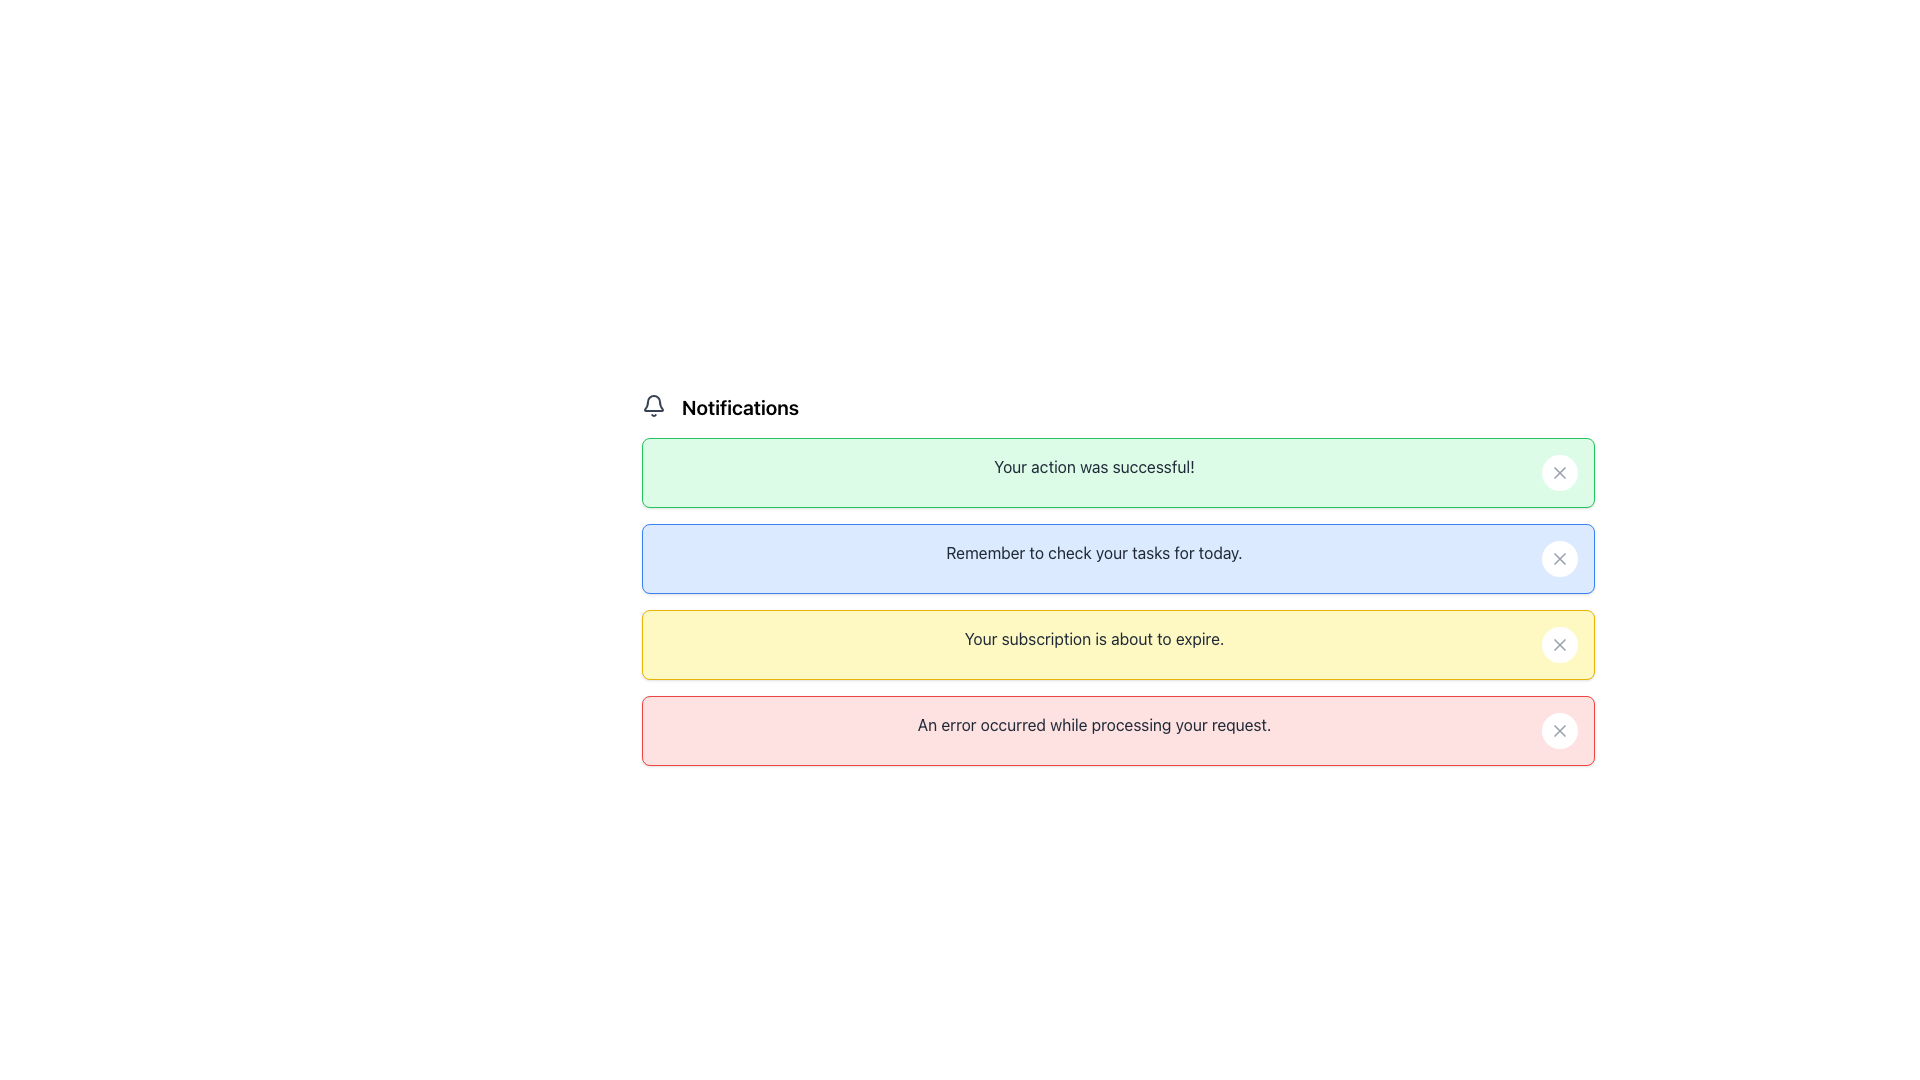 This screenshot has height=1080, width=1920. I want to click on the circular button with a gray cross icon in the upper-right corner of the yellow notification box labeled 'Your subscription is about to expire.' to observe the styling change, so click(1559, 644).